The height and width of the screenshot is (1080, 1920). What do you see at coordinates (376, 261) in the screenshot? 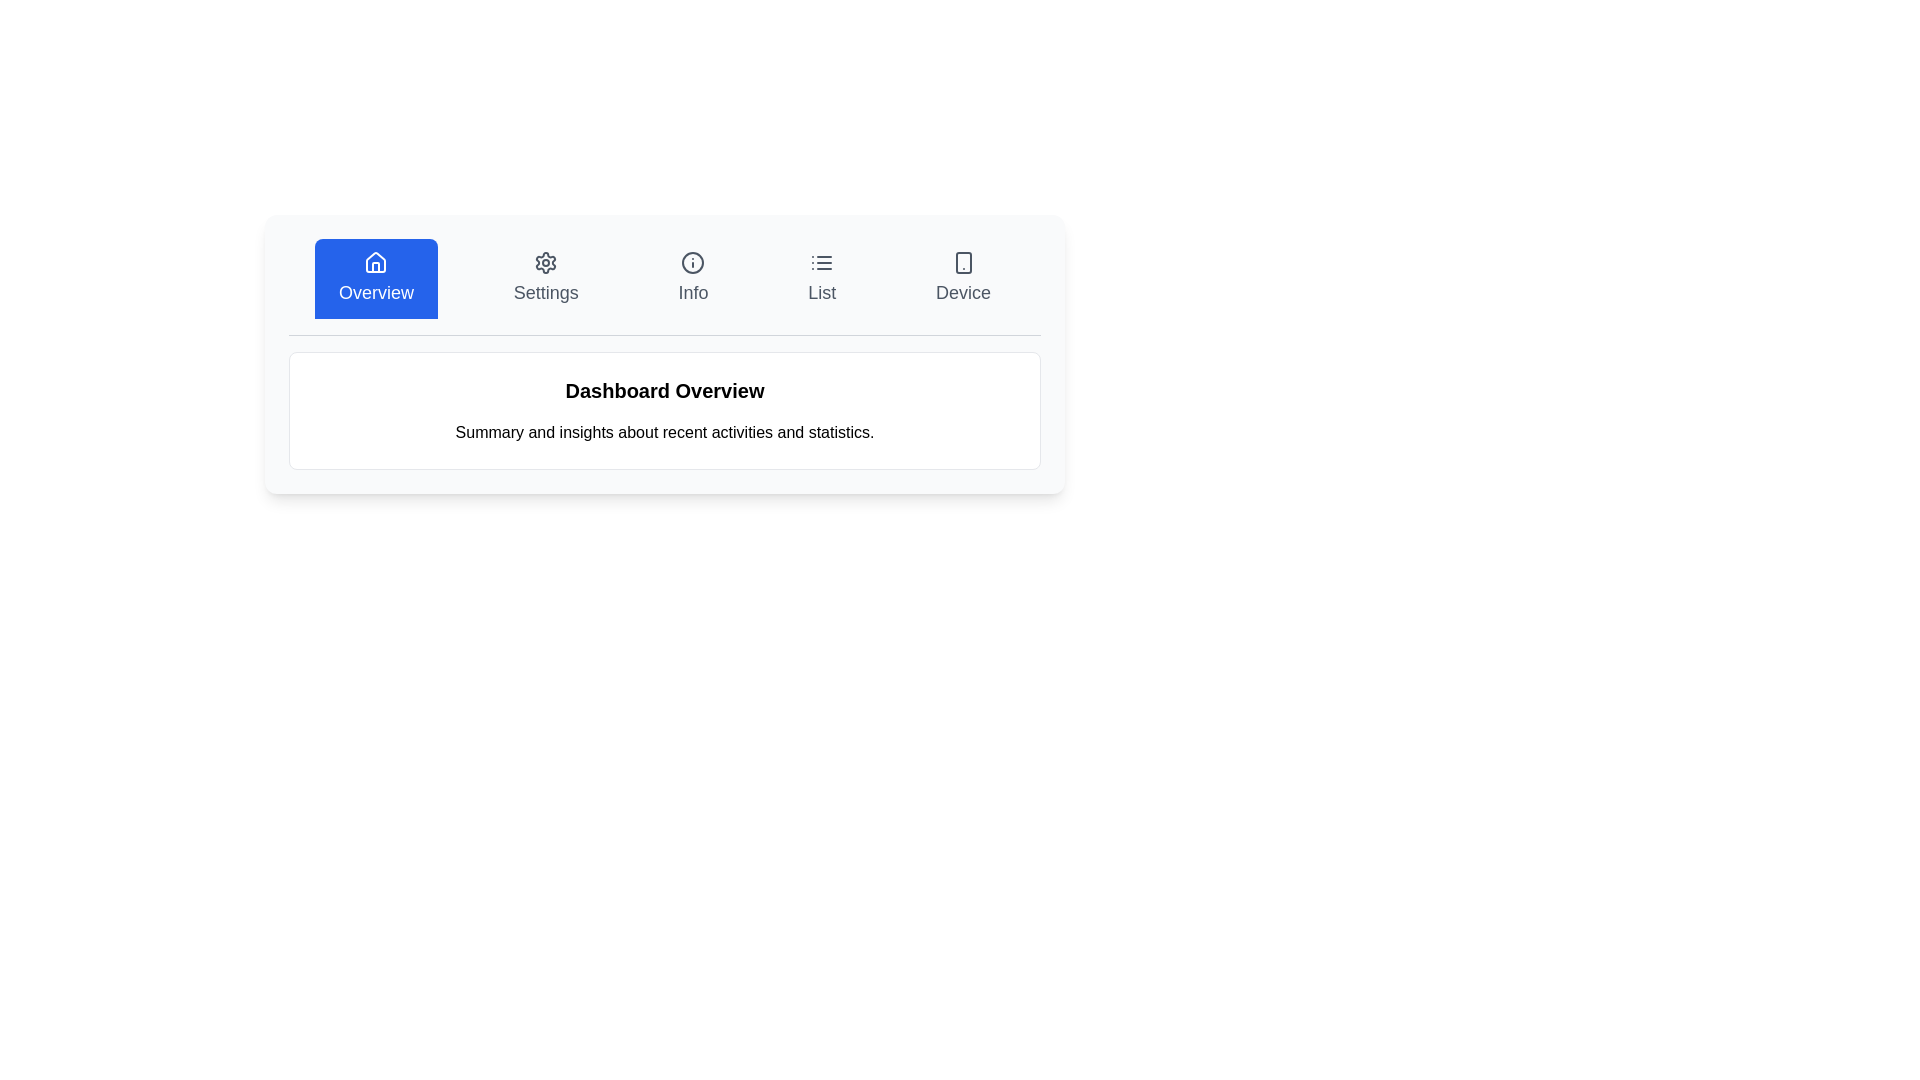
I see `the white house-like icon with a blue background, which is the top-leftmost element in the navigation bar` at bounding box center [376, 261].